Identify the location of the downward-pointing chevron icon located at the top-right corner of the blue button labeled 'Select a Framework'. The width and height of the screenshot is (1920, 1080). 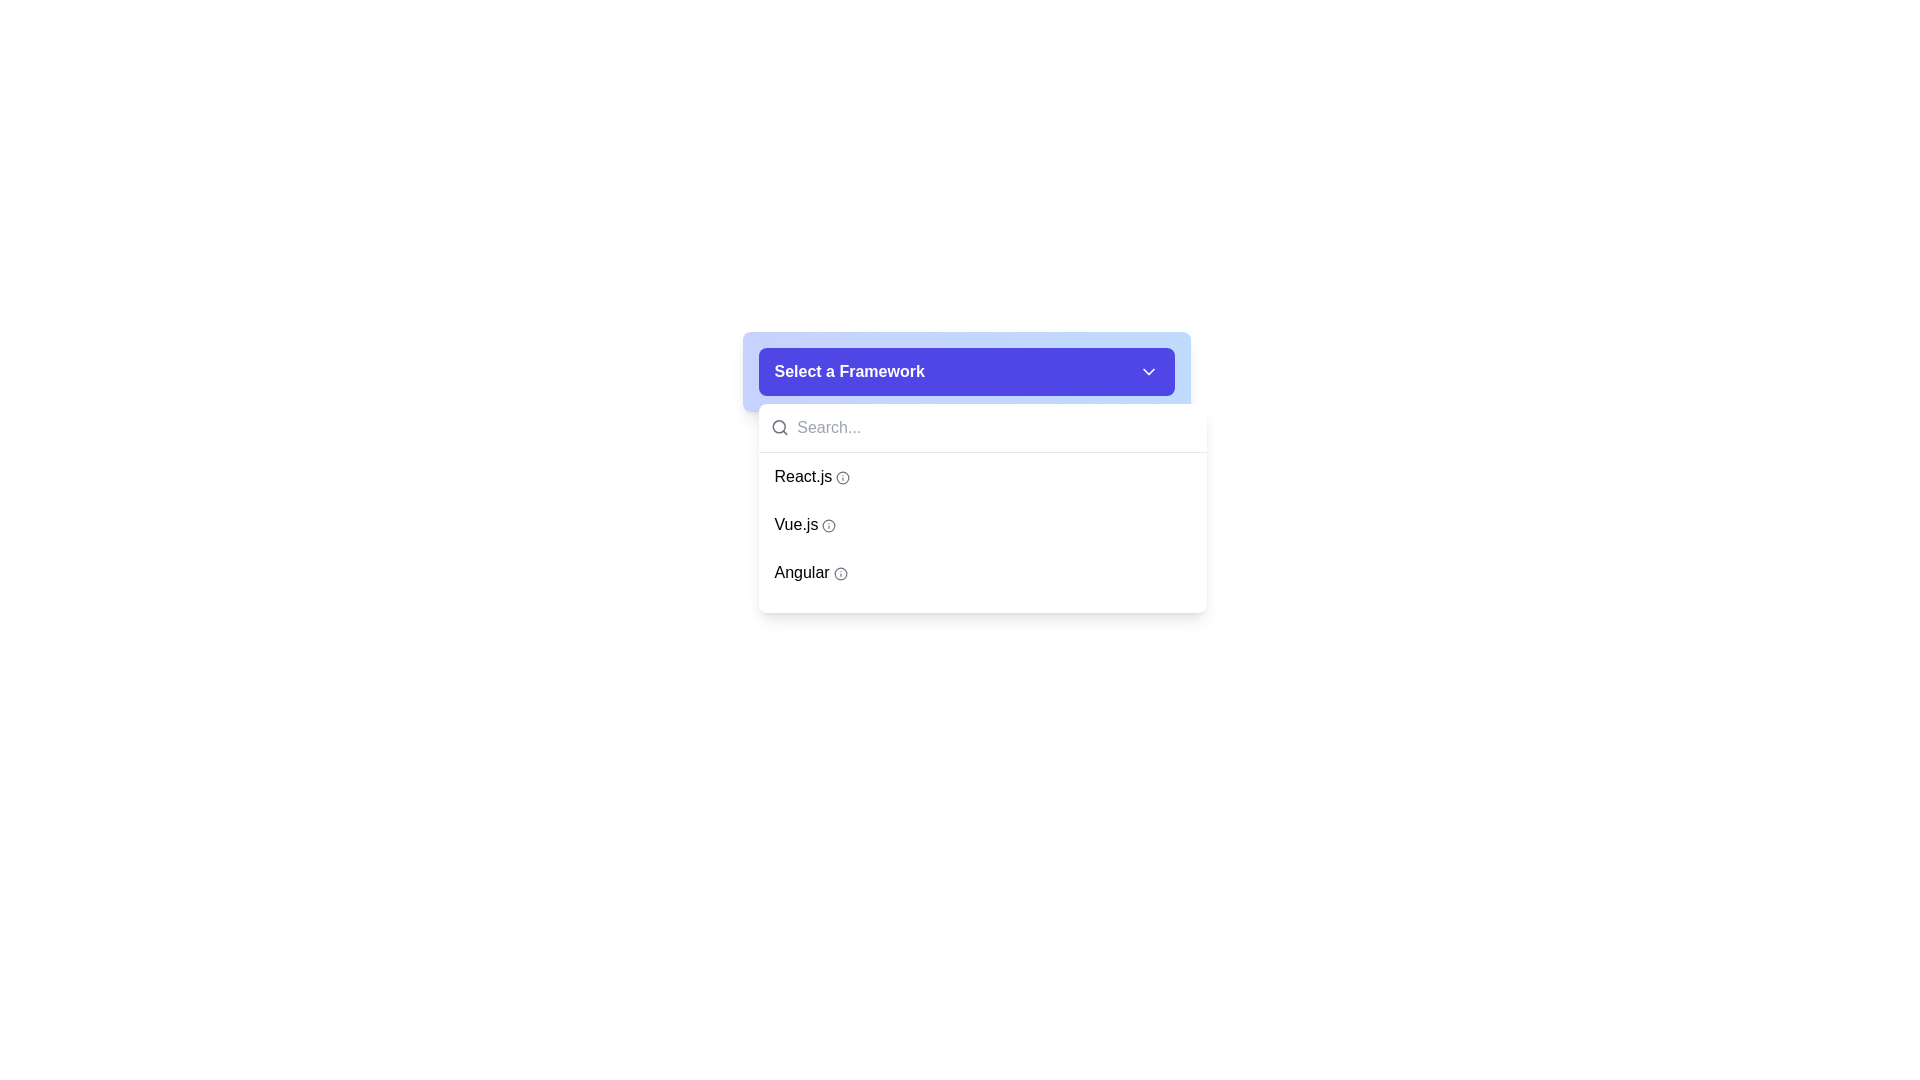
(1148, 371).